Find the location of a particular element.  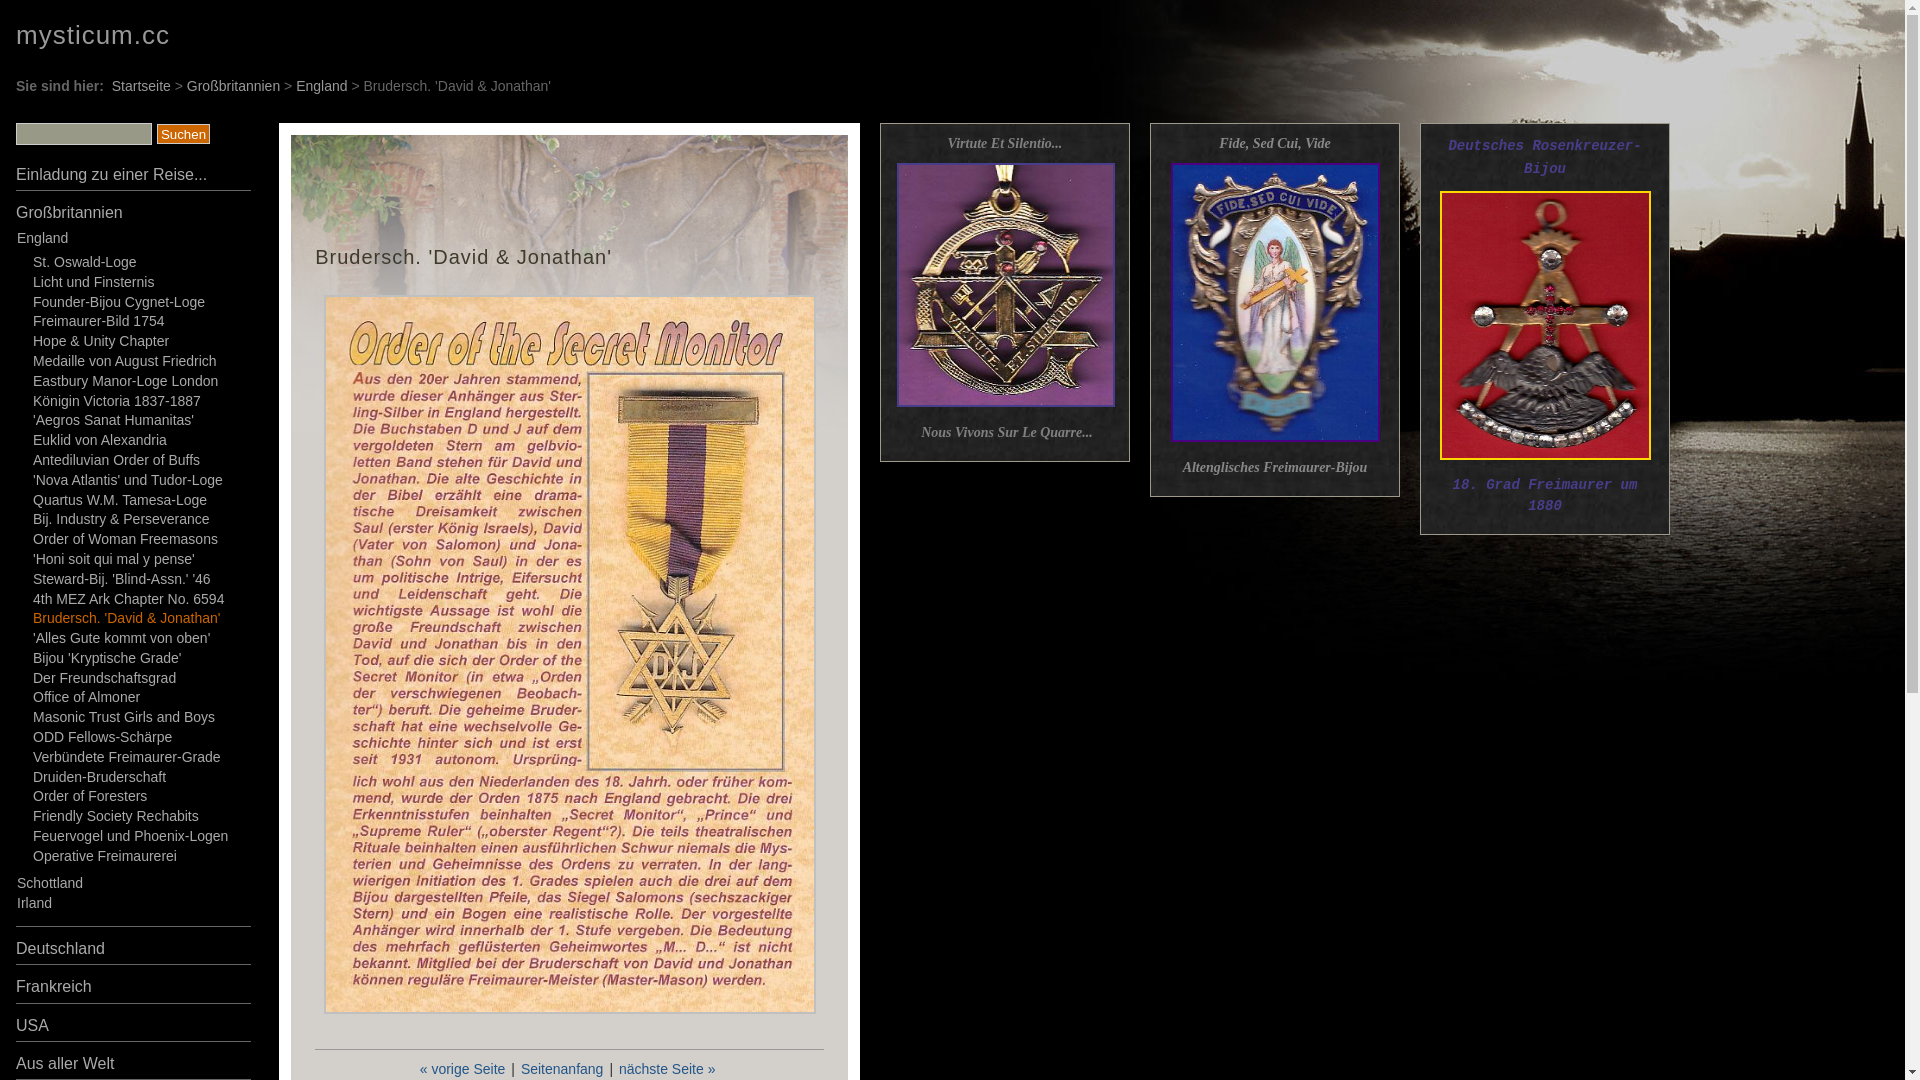

'St. Oswald-Loge' is located at coordinates (84, 261).